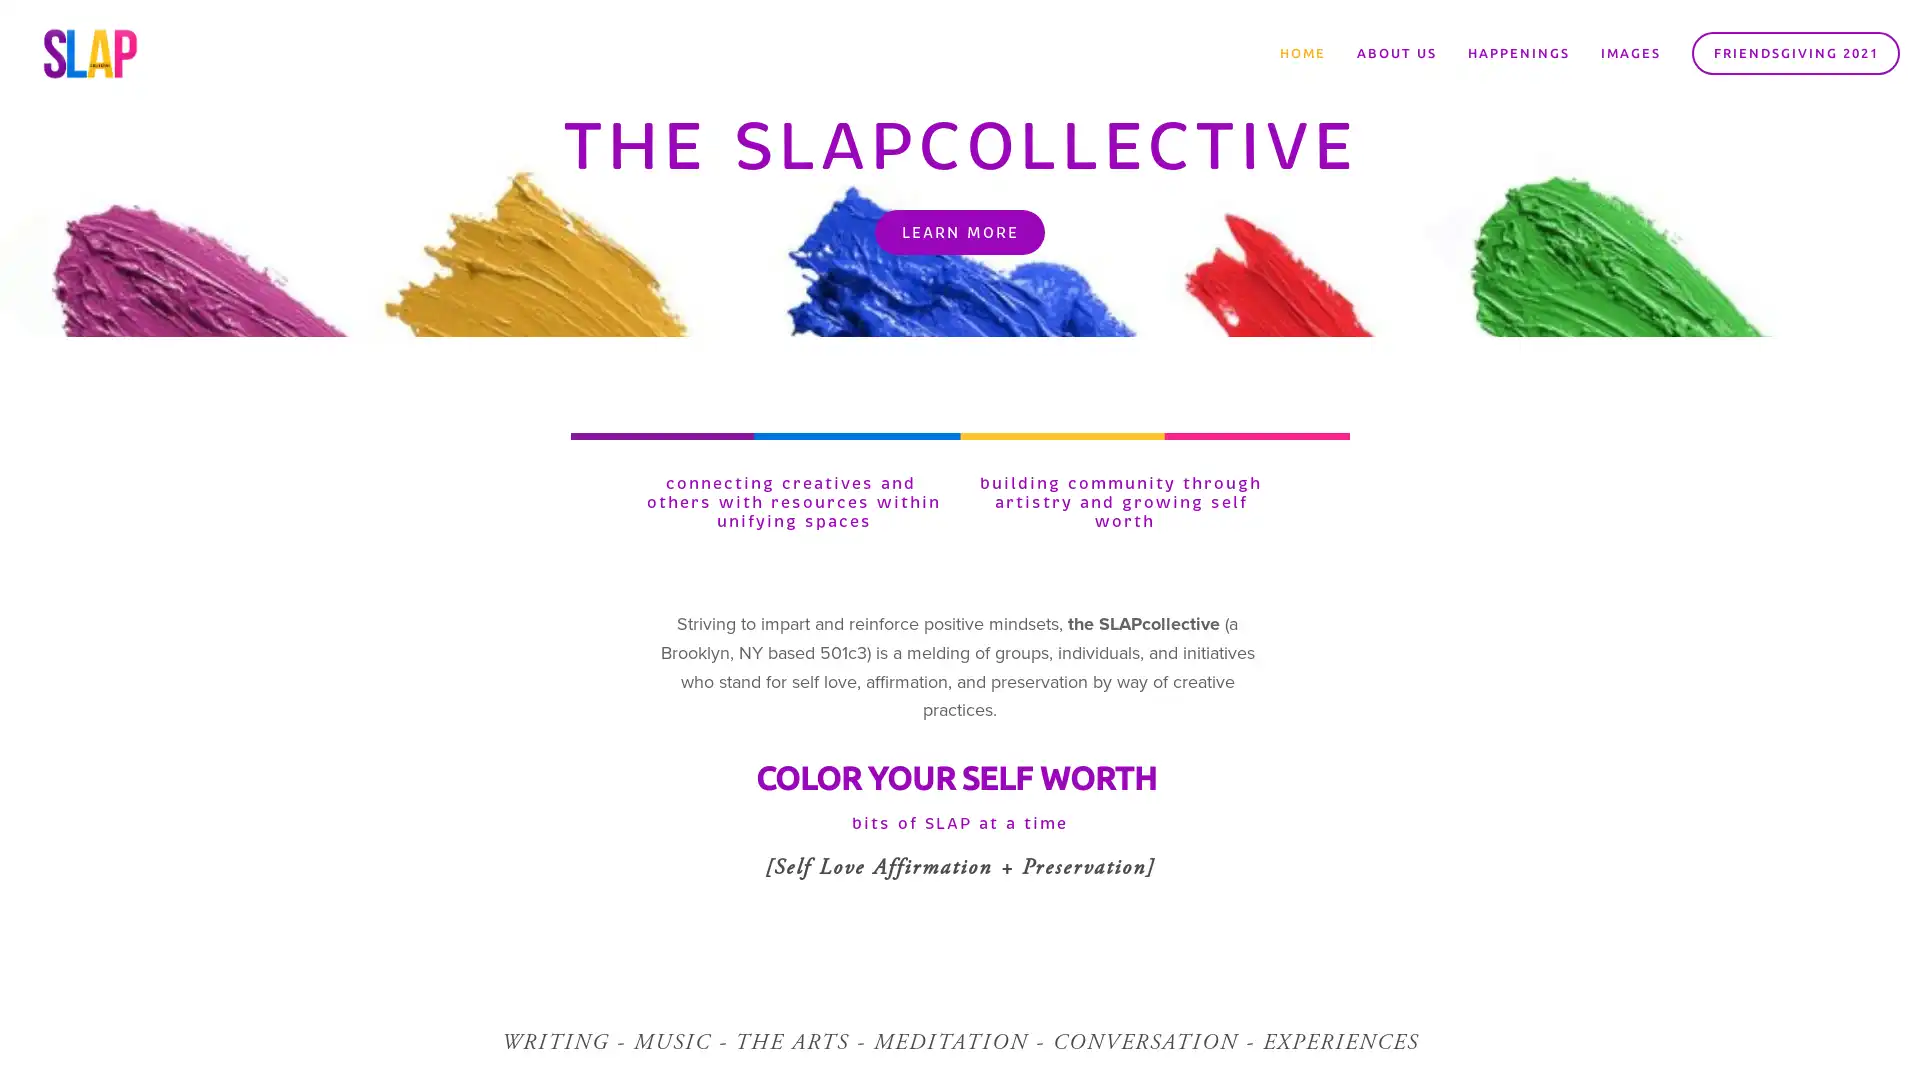 This screenshot has height=1080, width=1920. Describe the element at coordinates (1255, 310) in the screenshot. I see `Close` at that location.